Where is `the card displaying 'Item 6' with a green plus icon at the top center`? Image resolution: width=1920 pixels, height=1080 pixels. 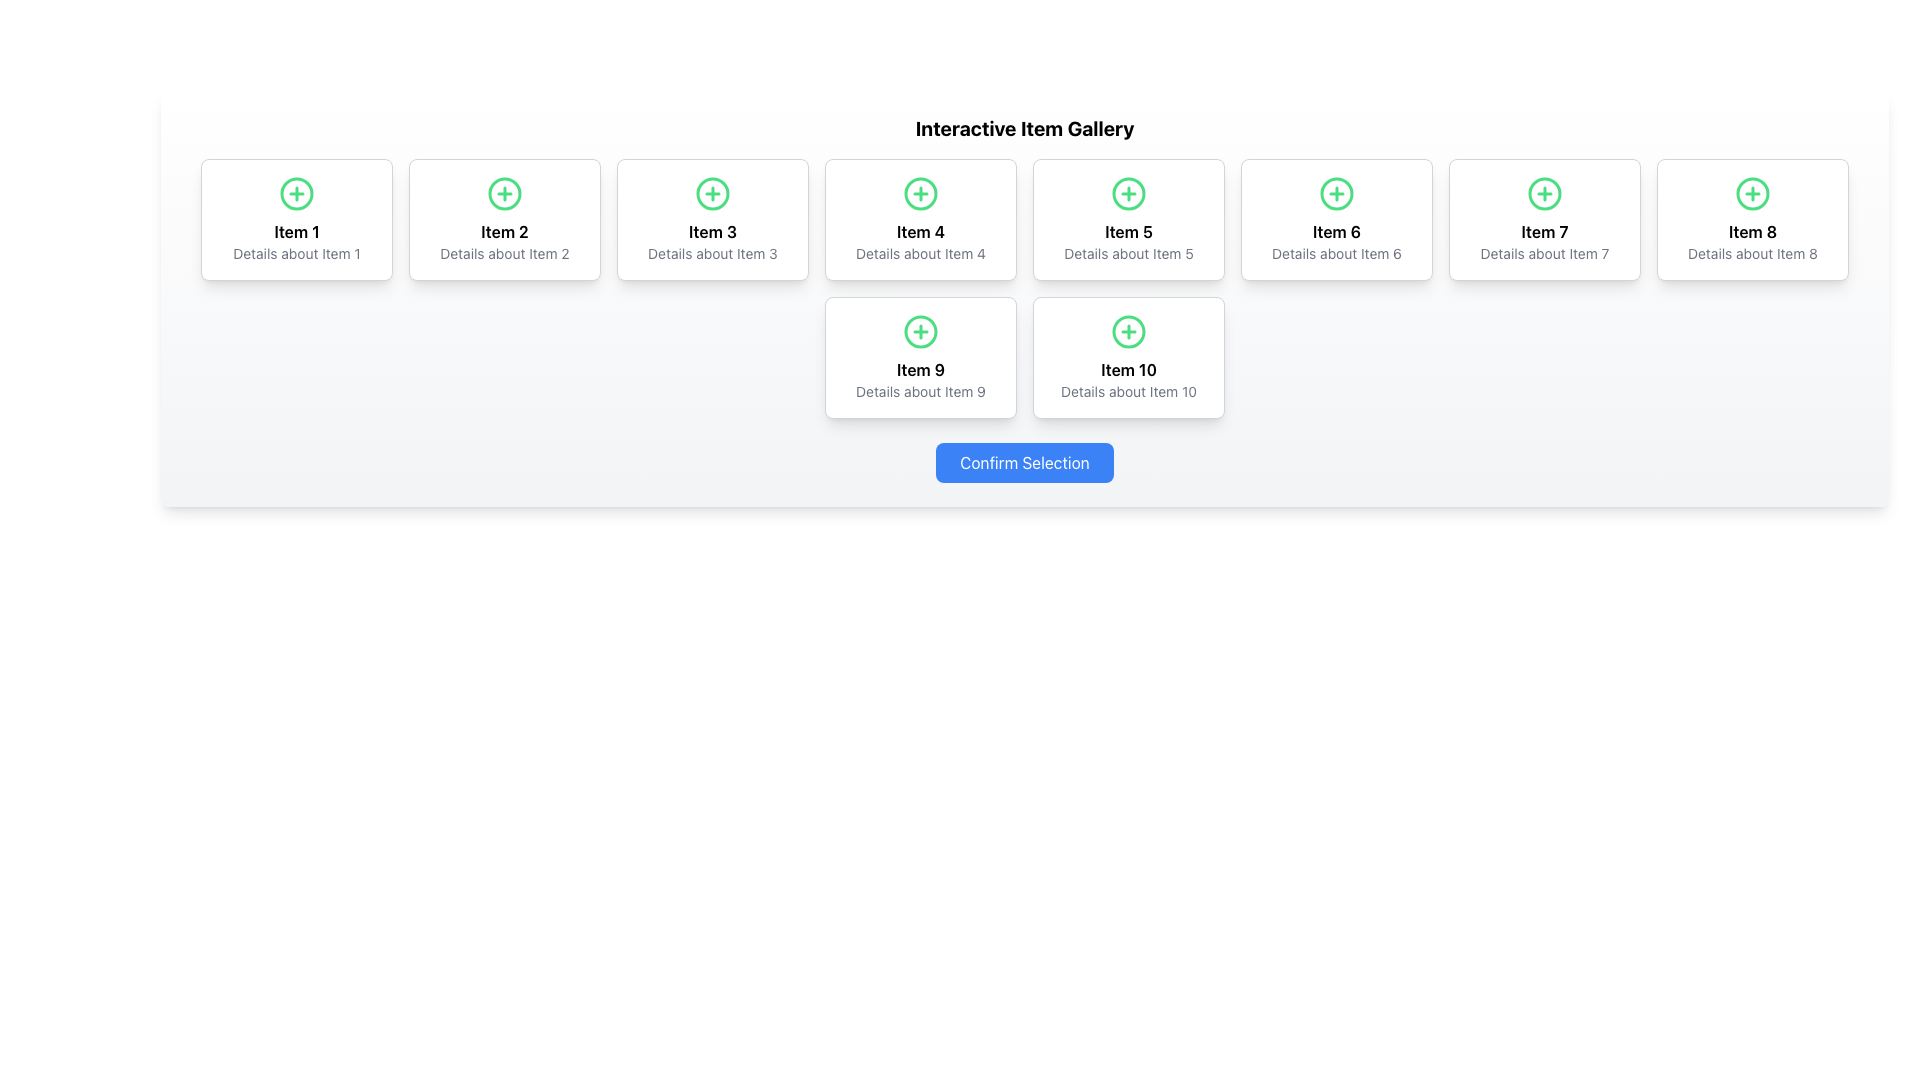 the card displaying 'Item 6' with a green plus icon at the top center is located at coordinates (1337, 219).